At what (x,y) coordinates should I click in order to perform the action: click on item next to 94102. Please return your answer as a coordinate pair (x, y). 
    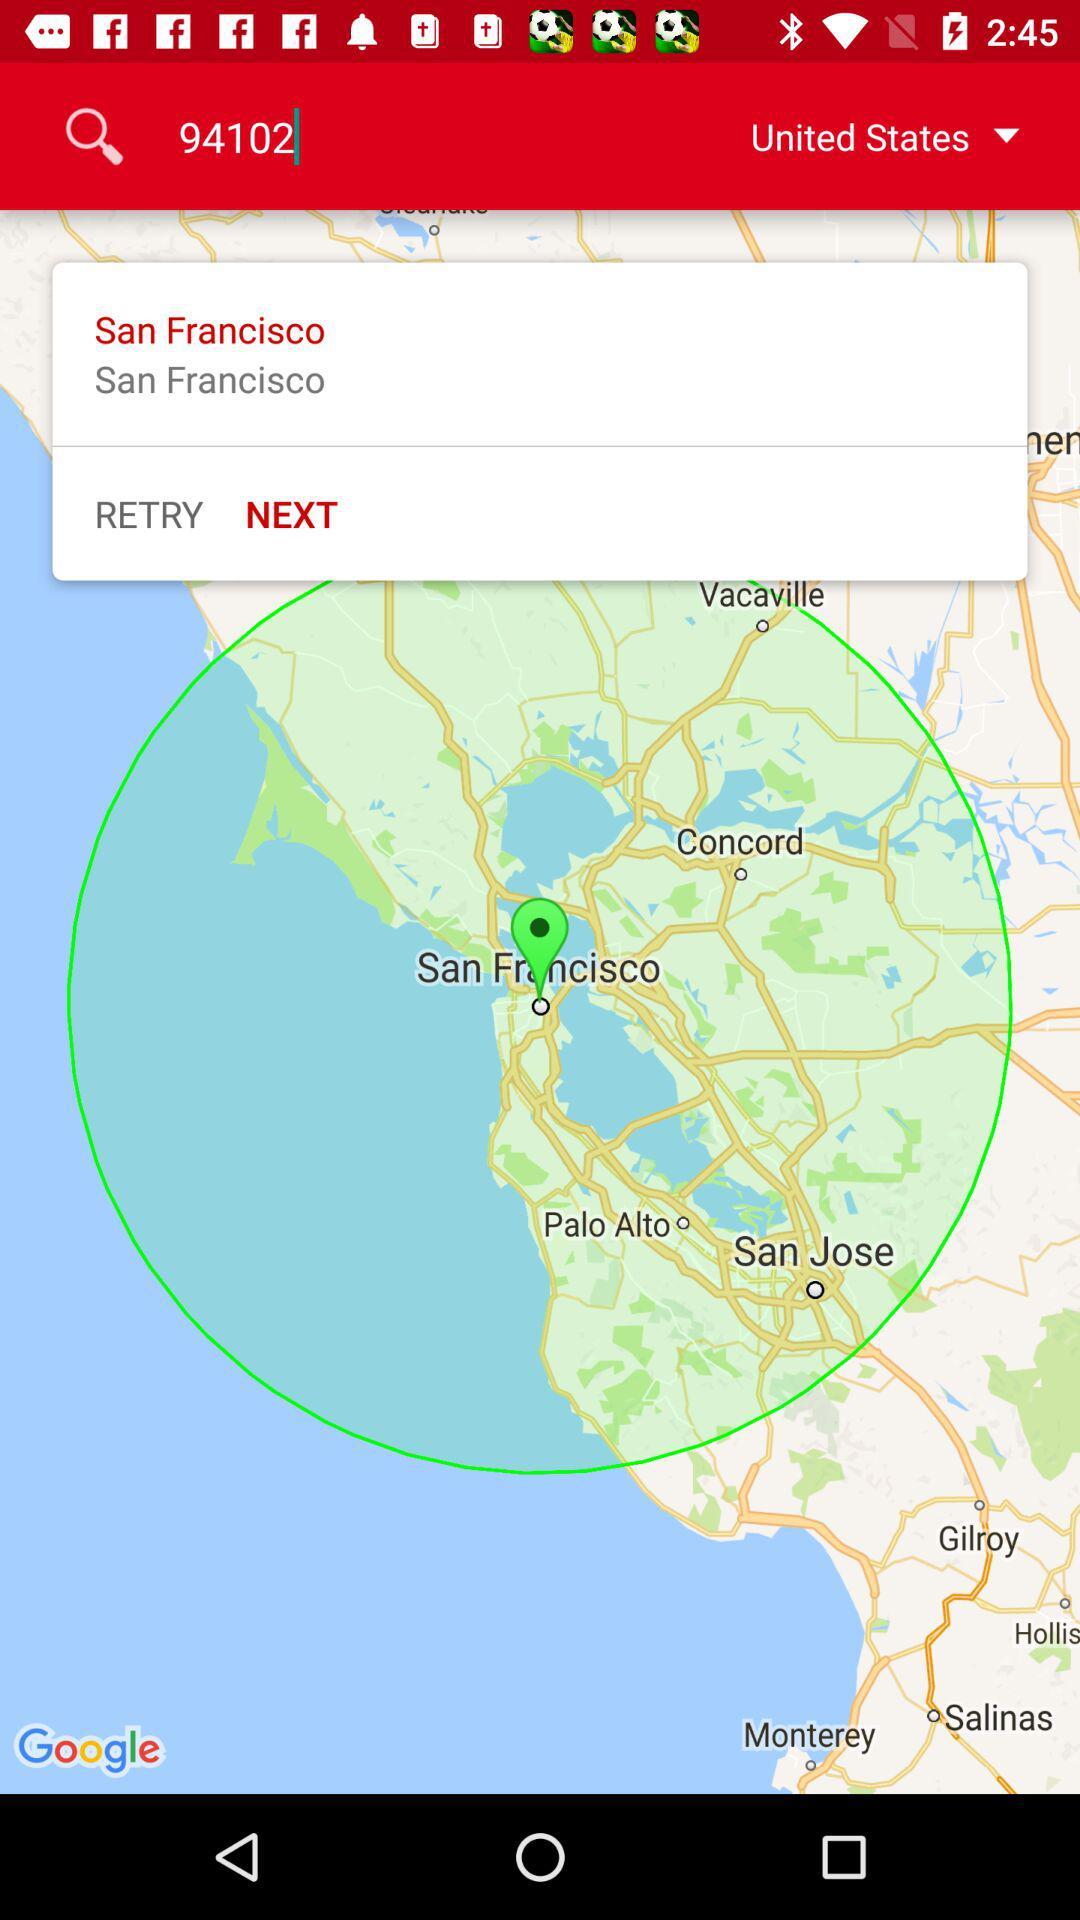
    Looking at the image, I should click on (853, 135).